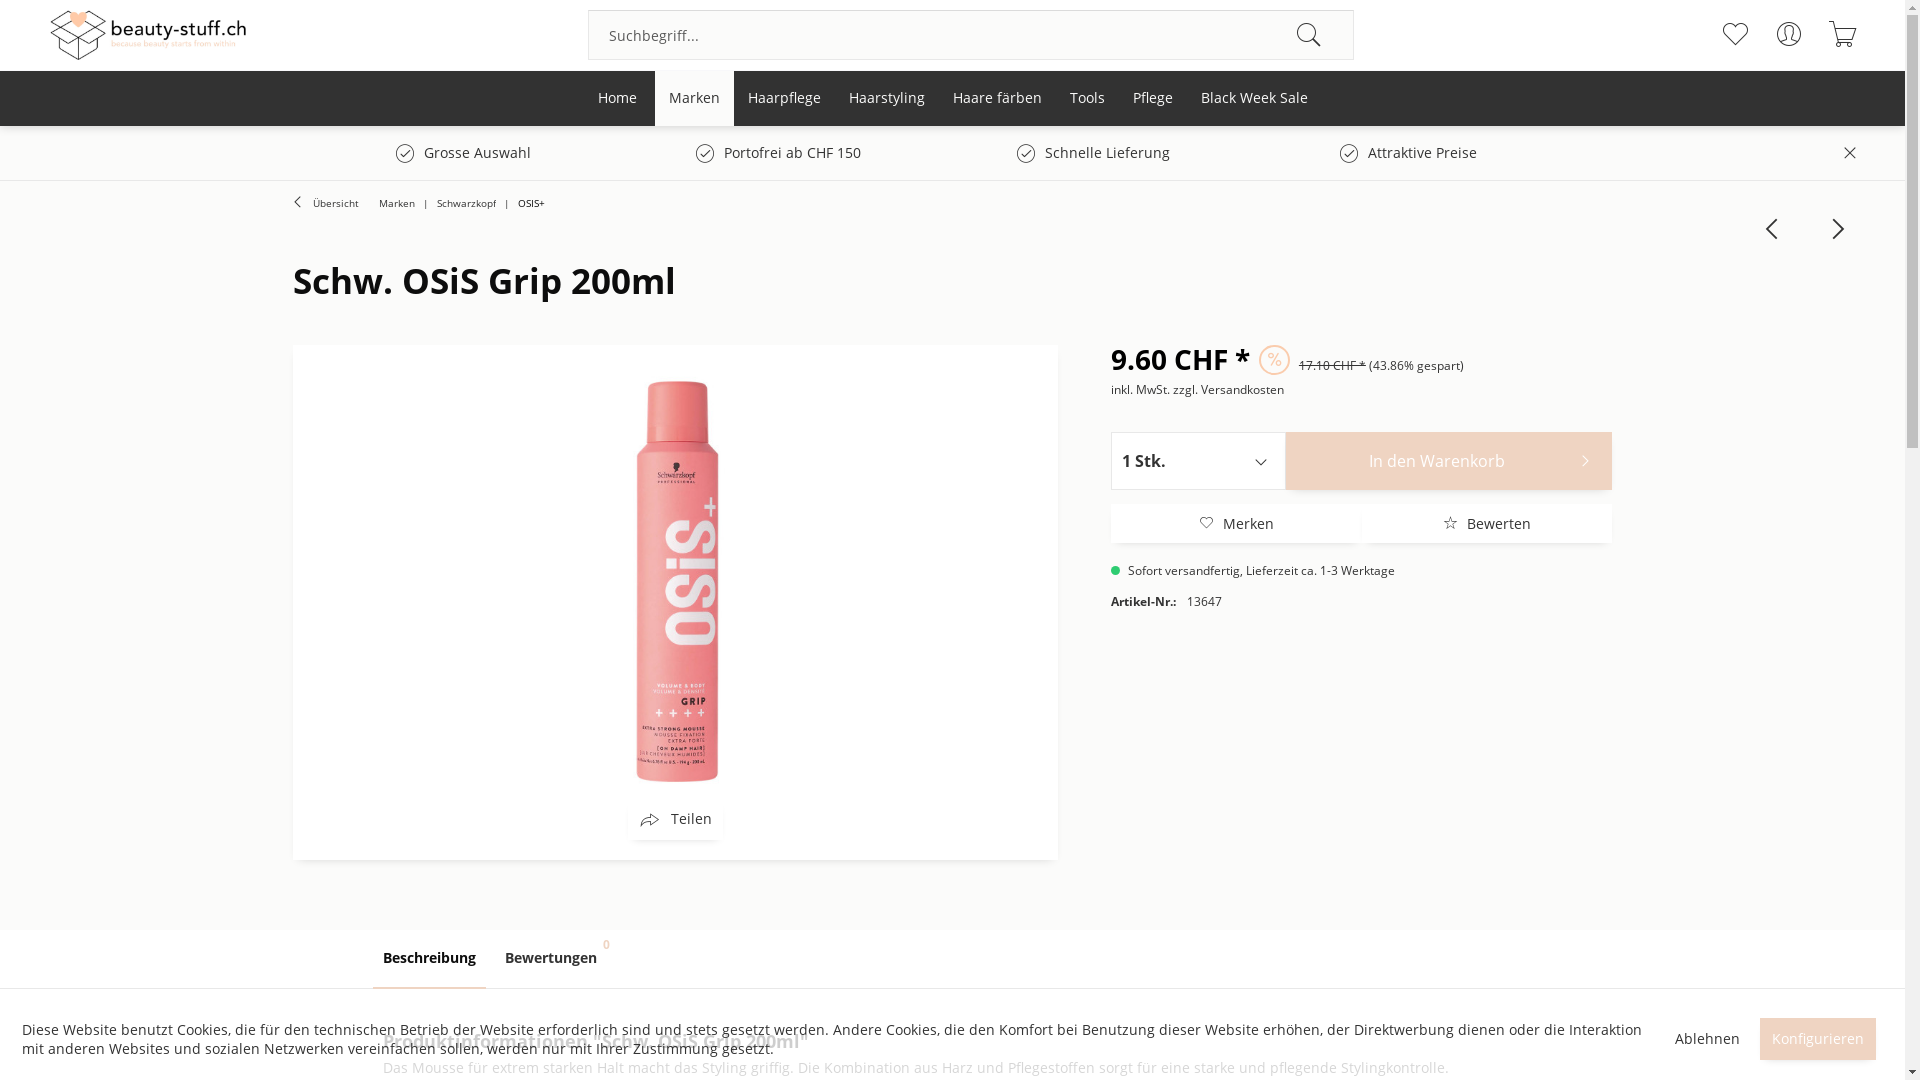  What do you see at coordinates (1788, 34) in the screenshot?
I see `'Mein Konto'` at bounding box center [1788, 34].